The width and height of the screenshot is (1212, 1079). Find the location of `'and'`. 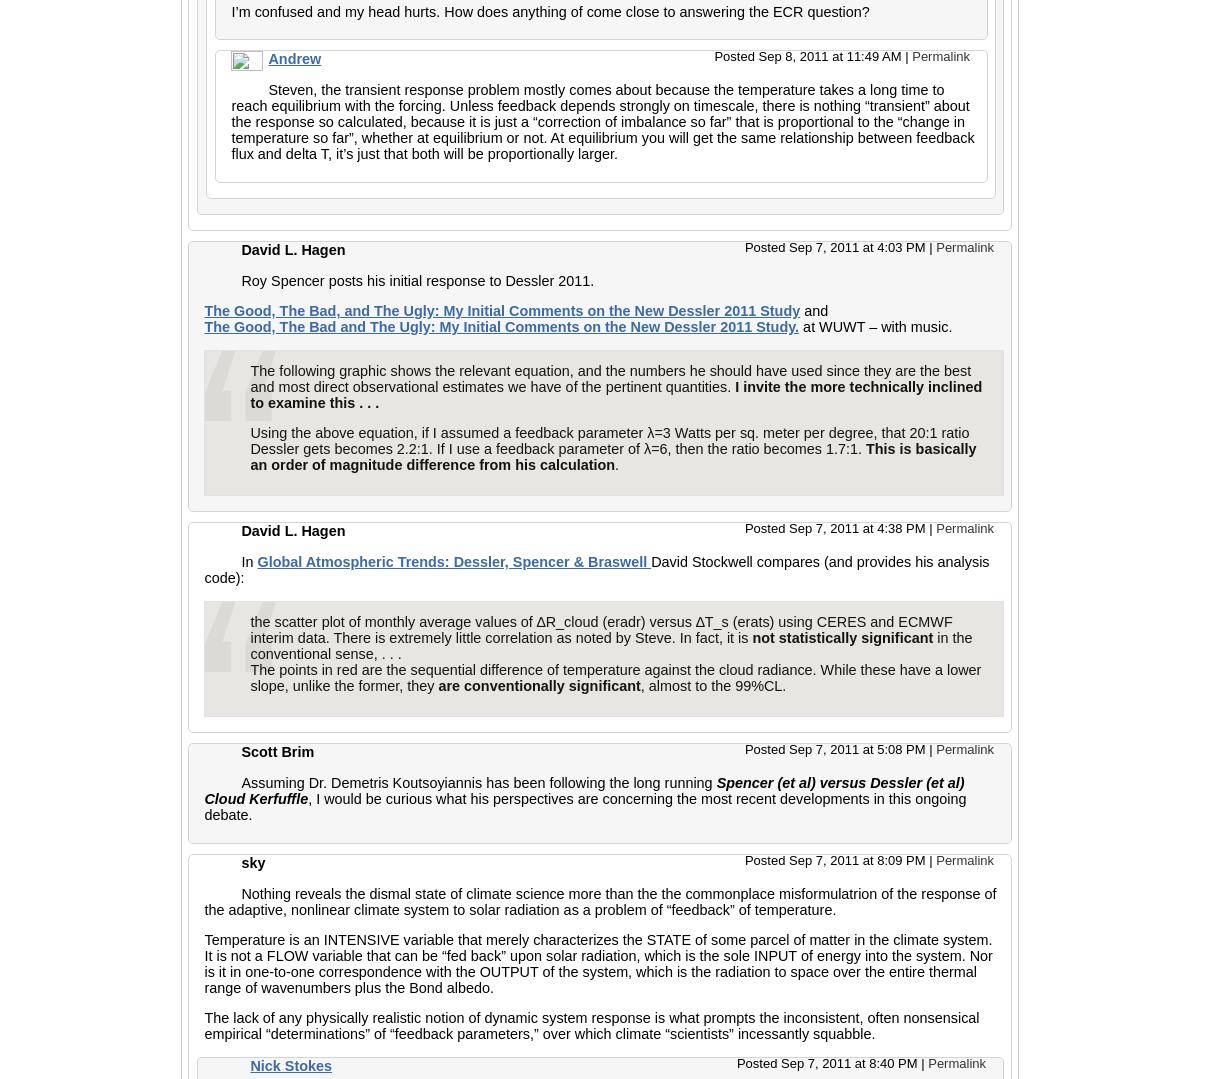

'and' is located at coordinates (812, 309).